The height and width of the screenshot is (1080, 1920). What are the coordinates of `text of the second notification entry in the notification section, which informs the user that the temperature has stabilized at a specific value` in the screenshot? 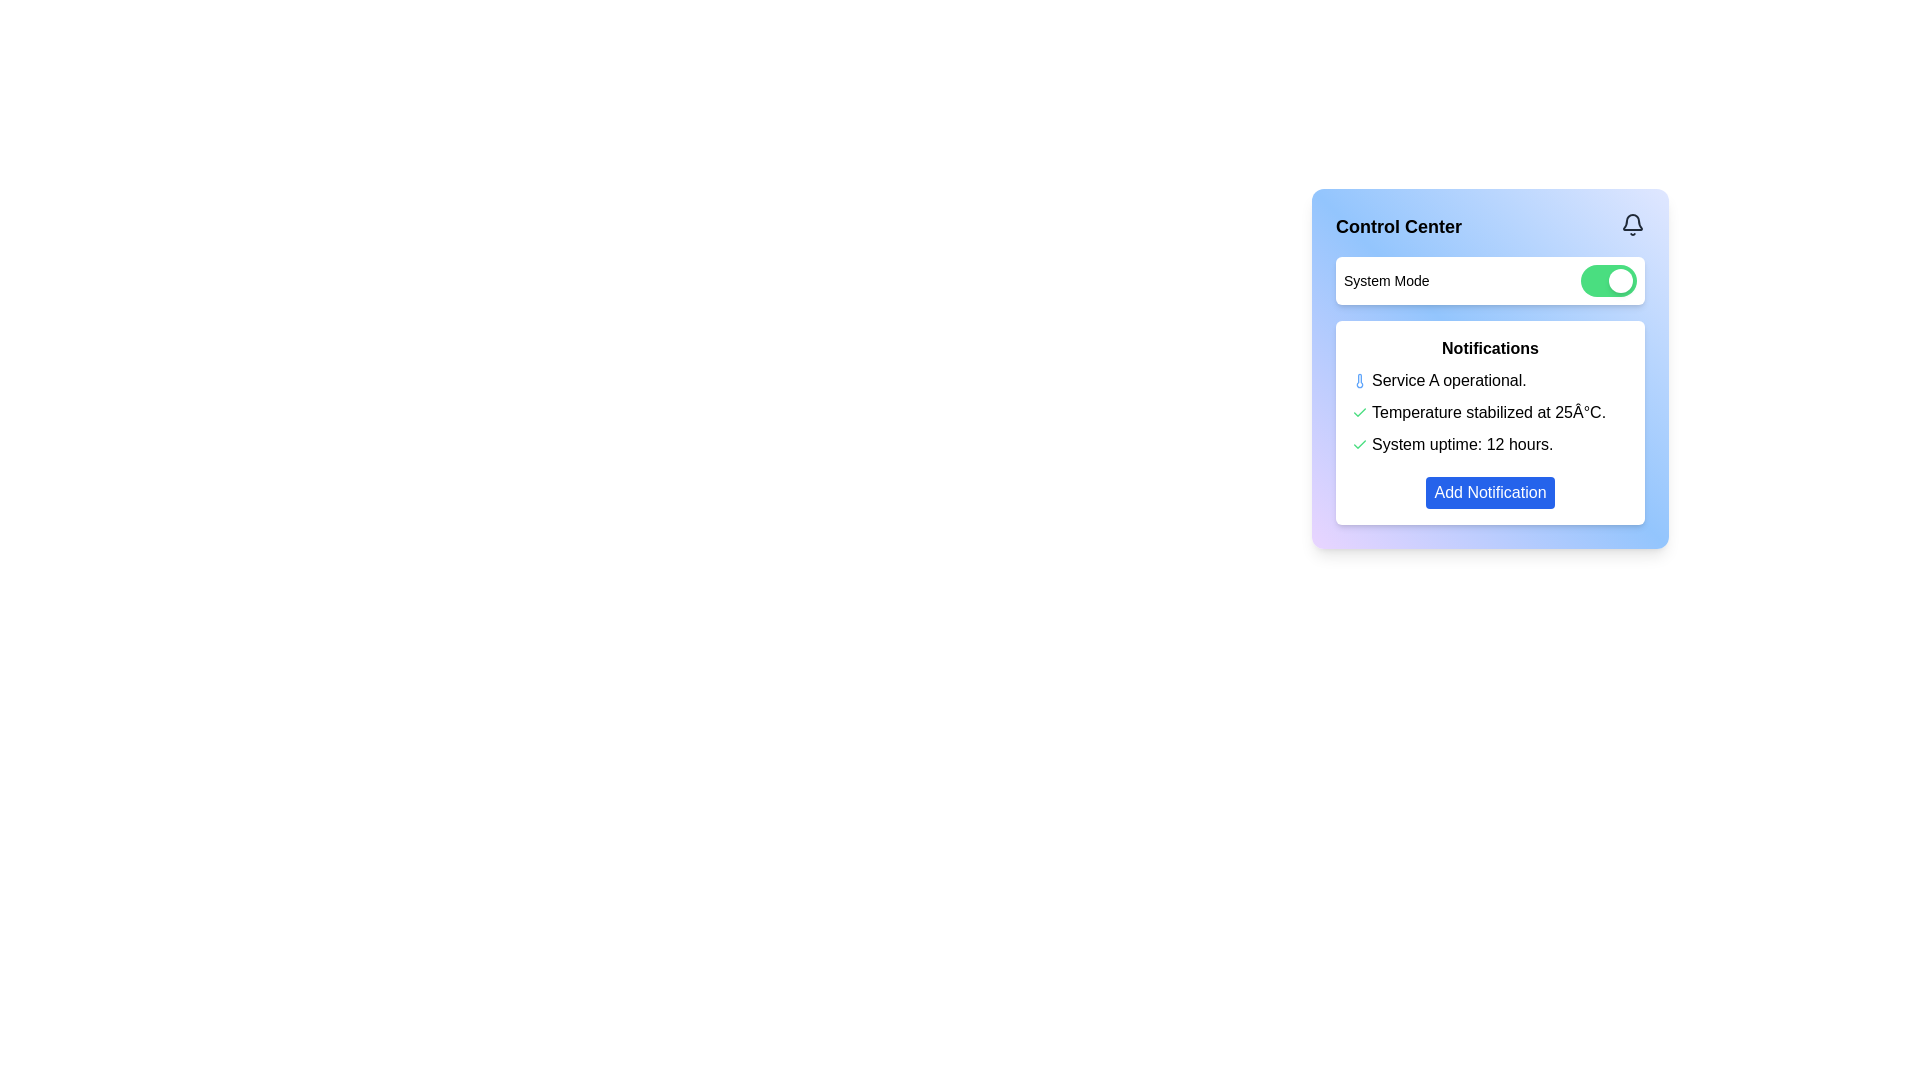 It's located at (1490, 411).